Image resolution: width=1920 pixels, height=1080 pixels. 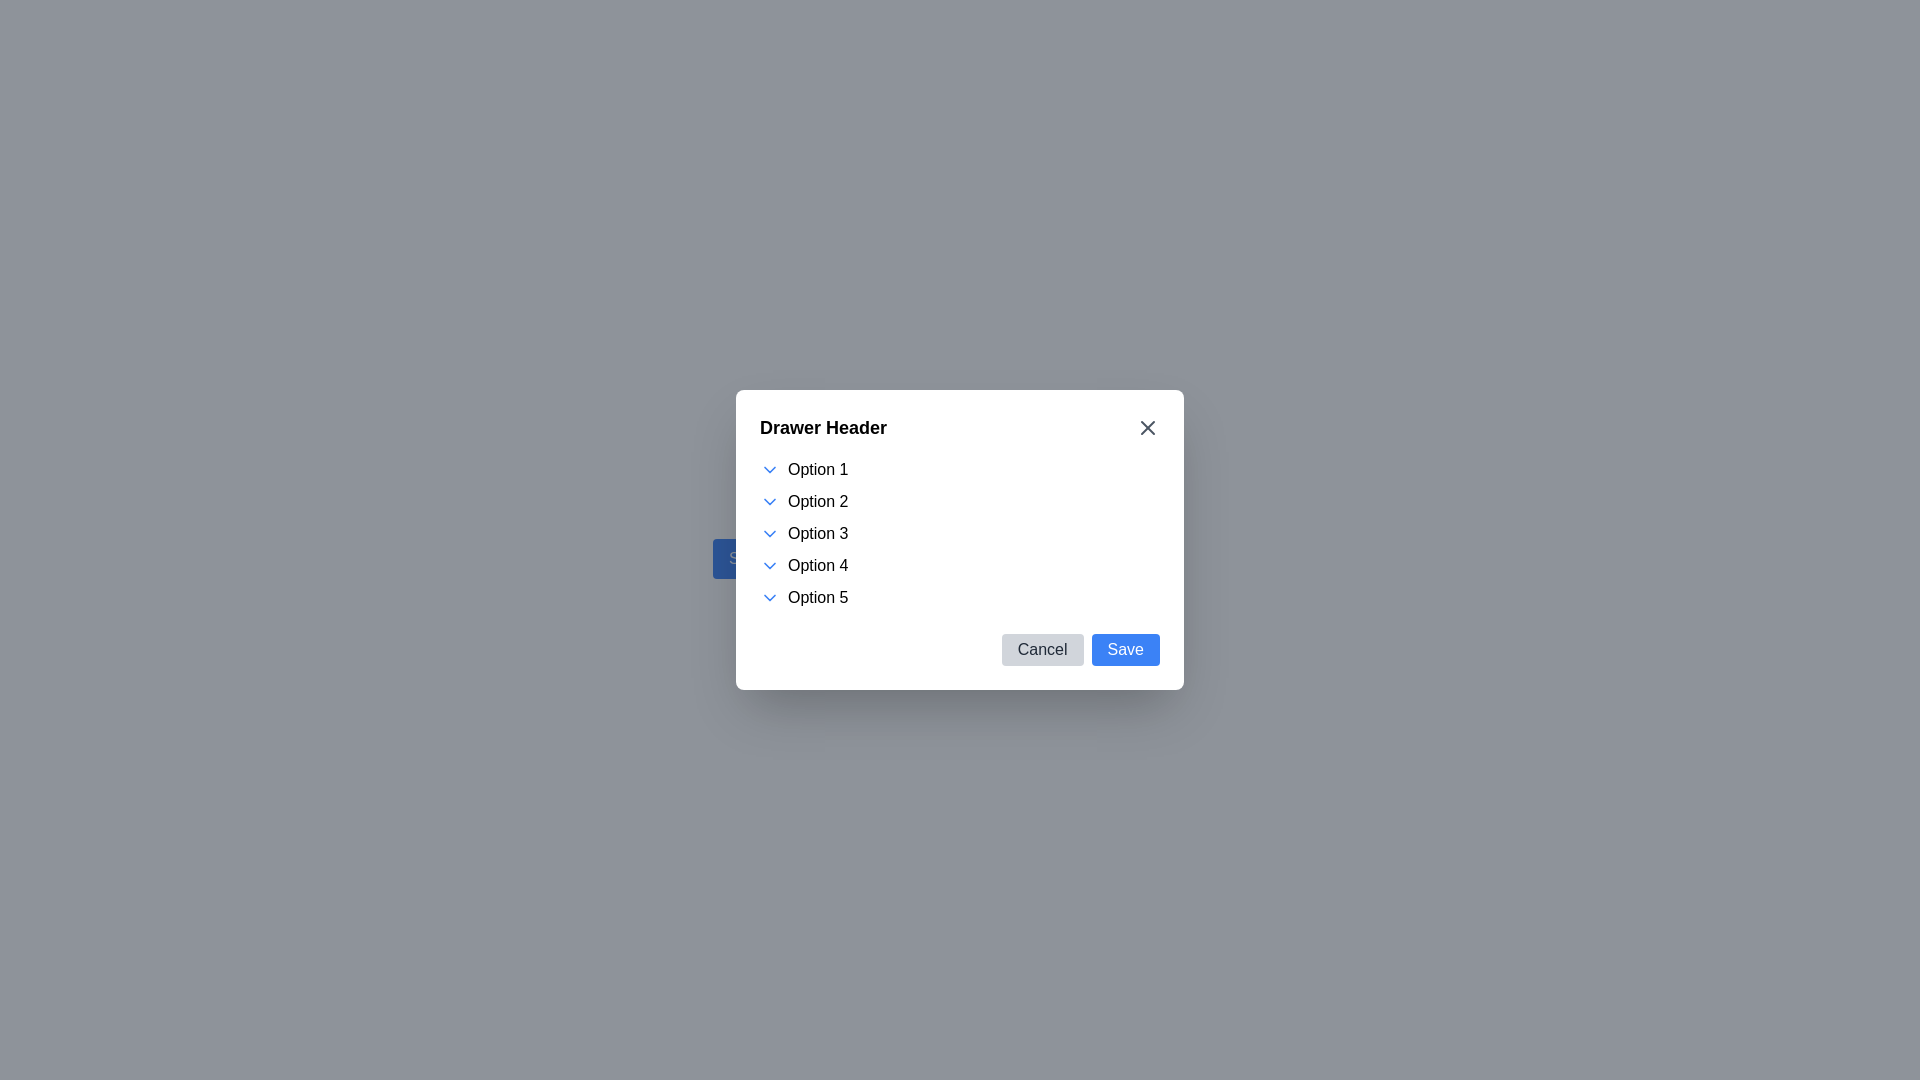 I want to click on the 'Save' button with a blue background and white text located in the modal footer, so click(x=1125, y=650).